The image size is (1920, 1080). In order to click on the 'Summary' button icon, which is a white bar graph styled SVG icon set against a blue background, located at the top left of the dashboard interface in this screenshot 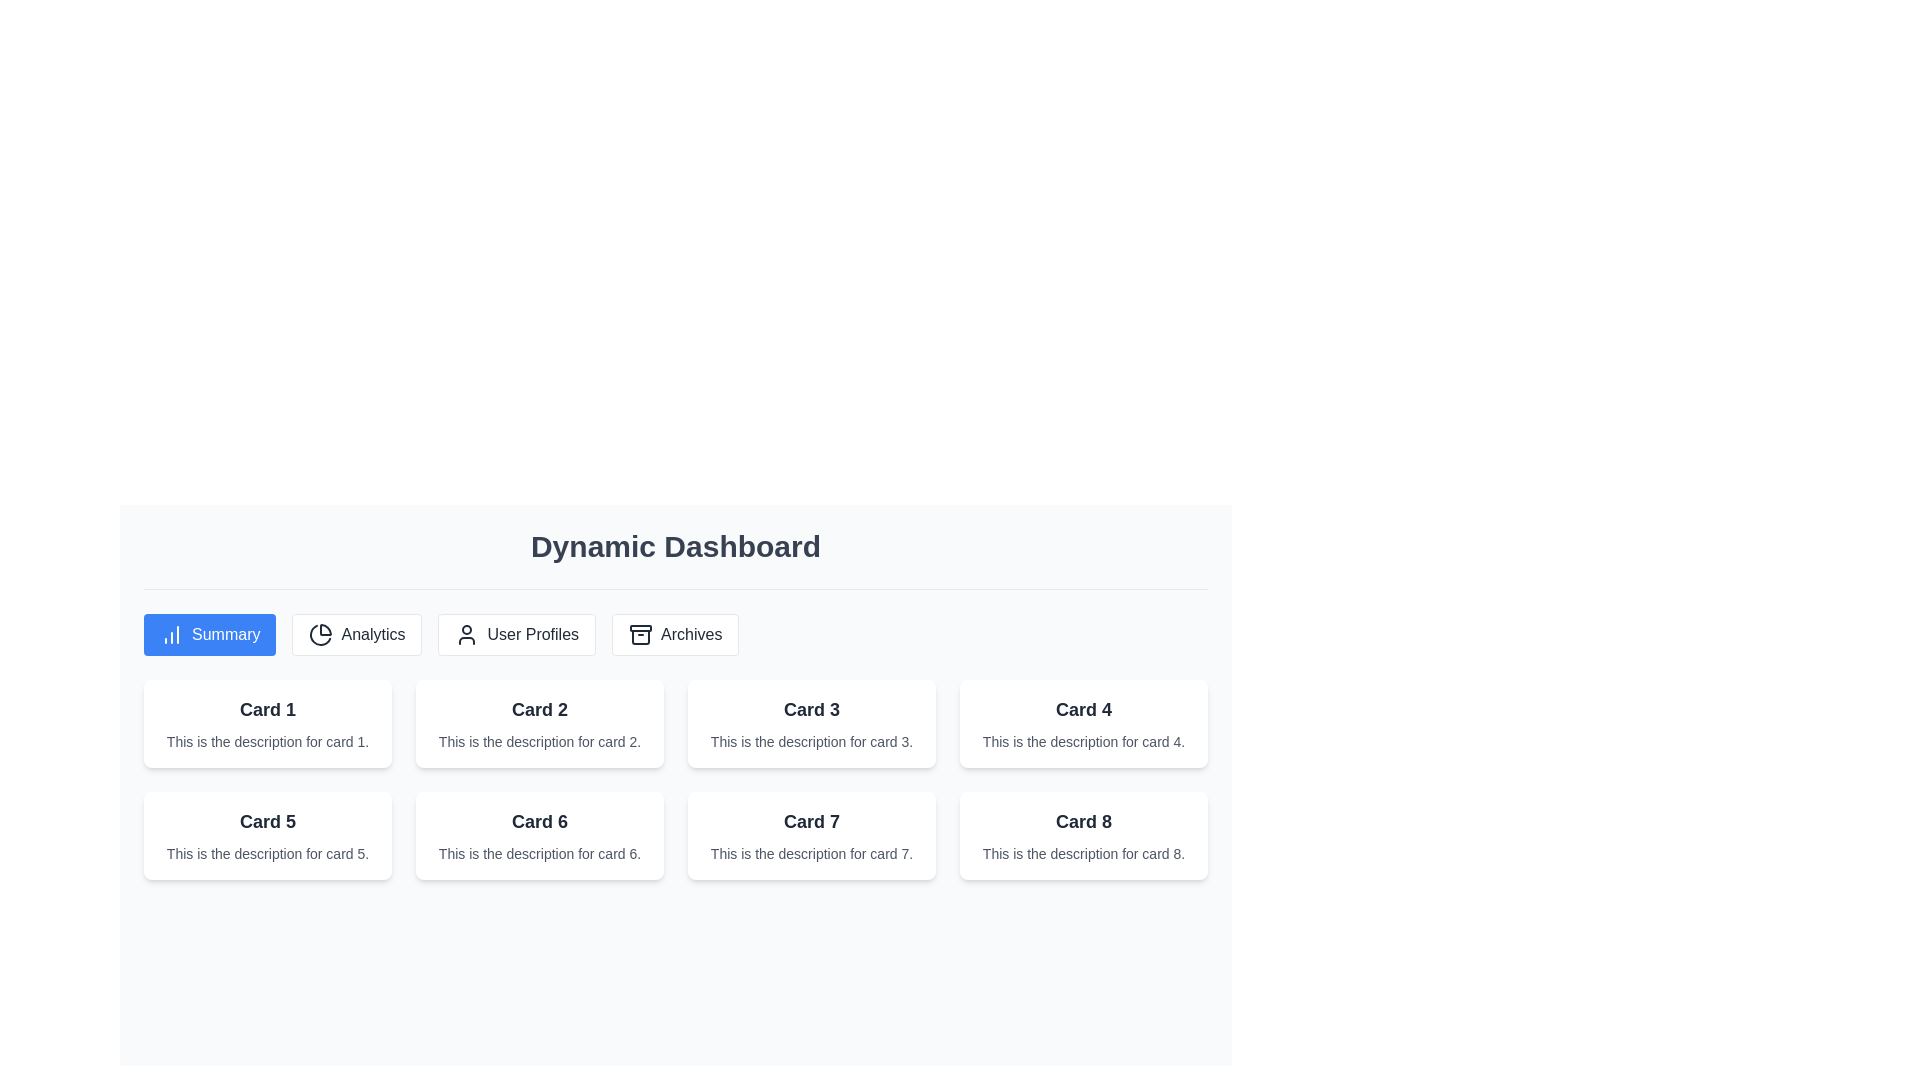, I will do `click(172, 635)`.